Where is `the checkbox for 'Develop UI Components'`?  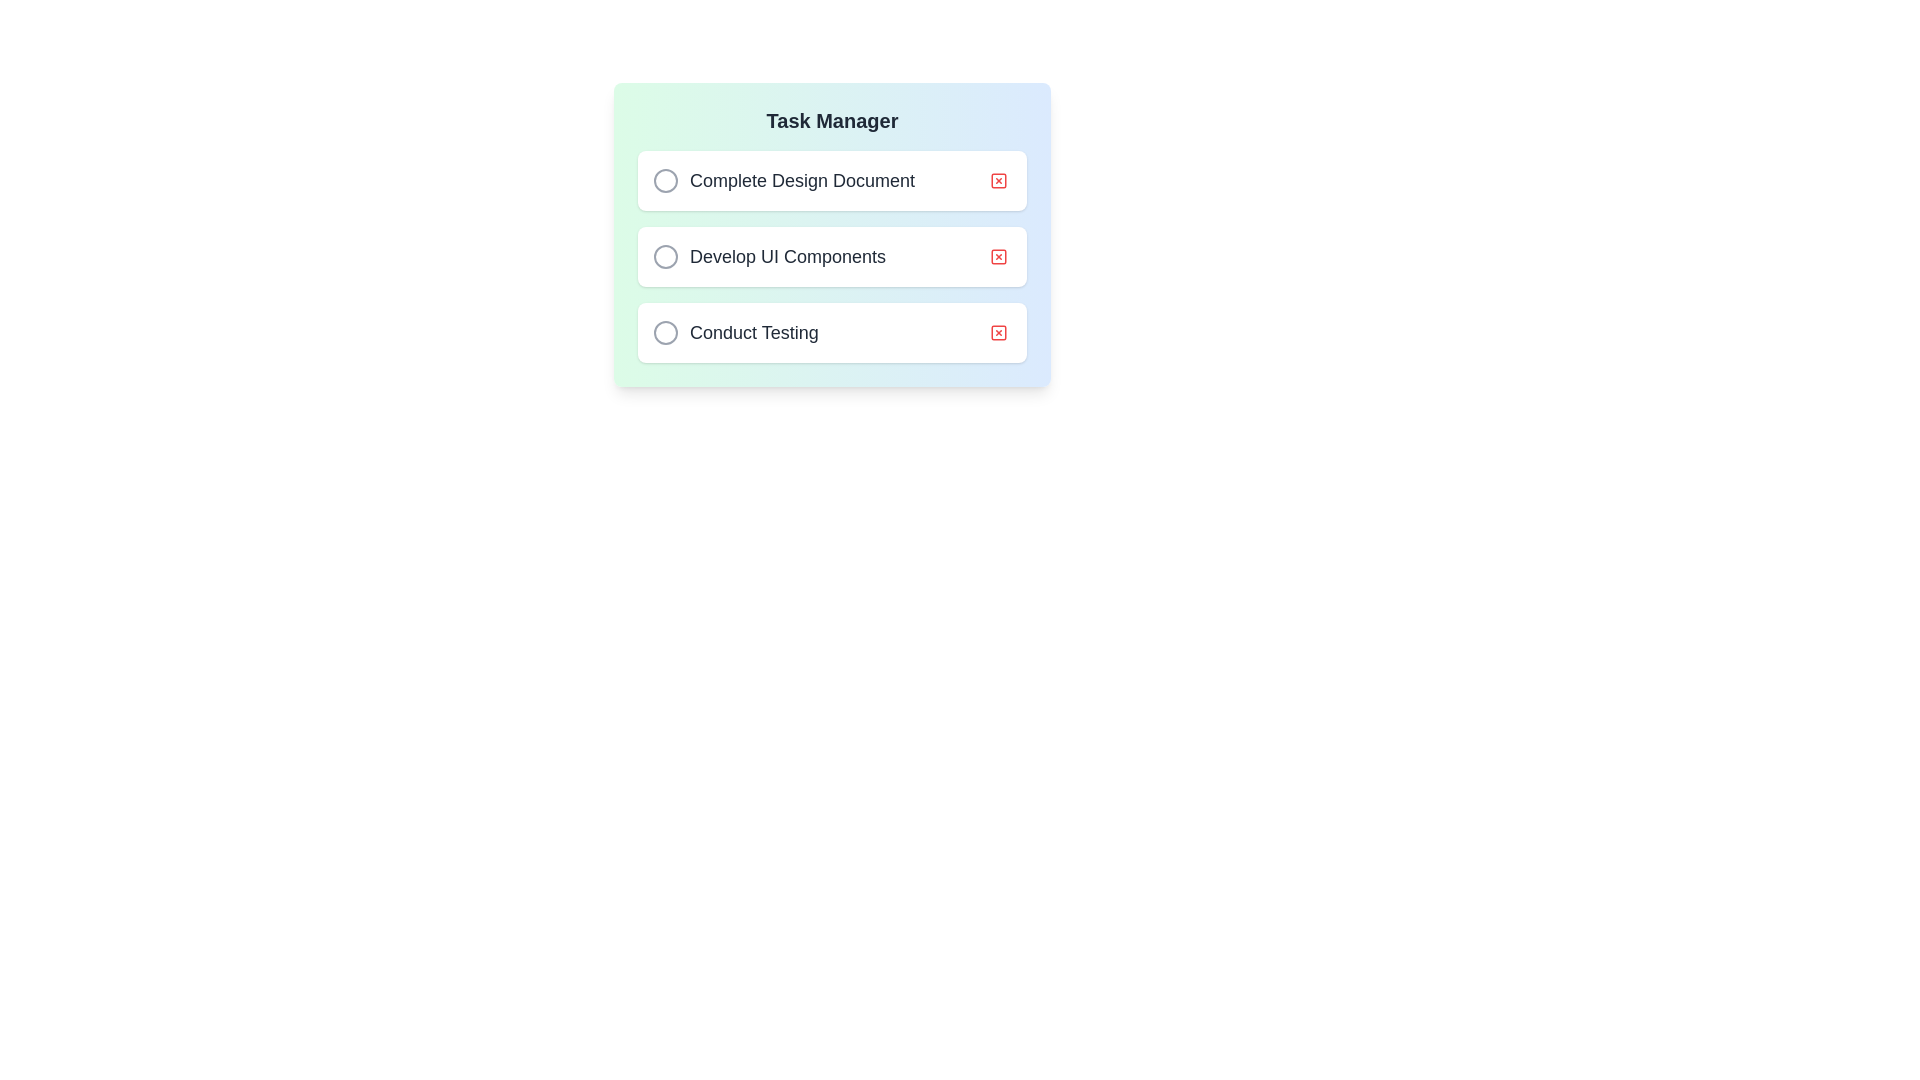 the checkbox for 'Develop UI Components' is located at coordinates (666, 256).